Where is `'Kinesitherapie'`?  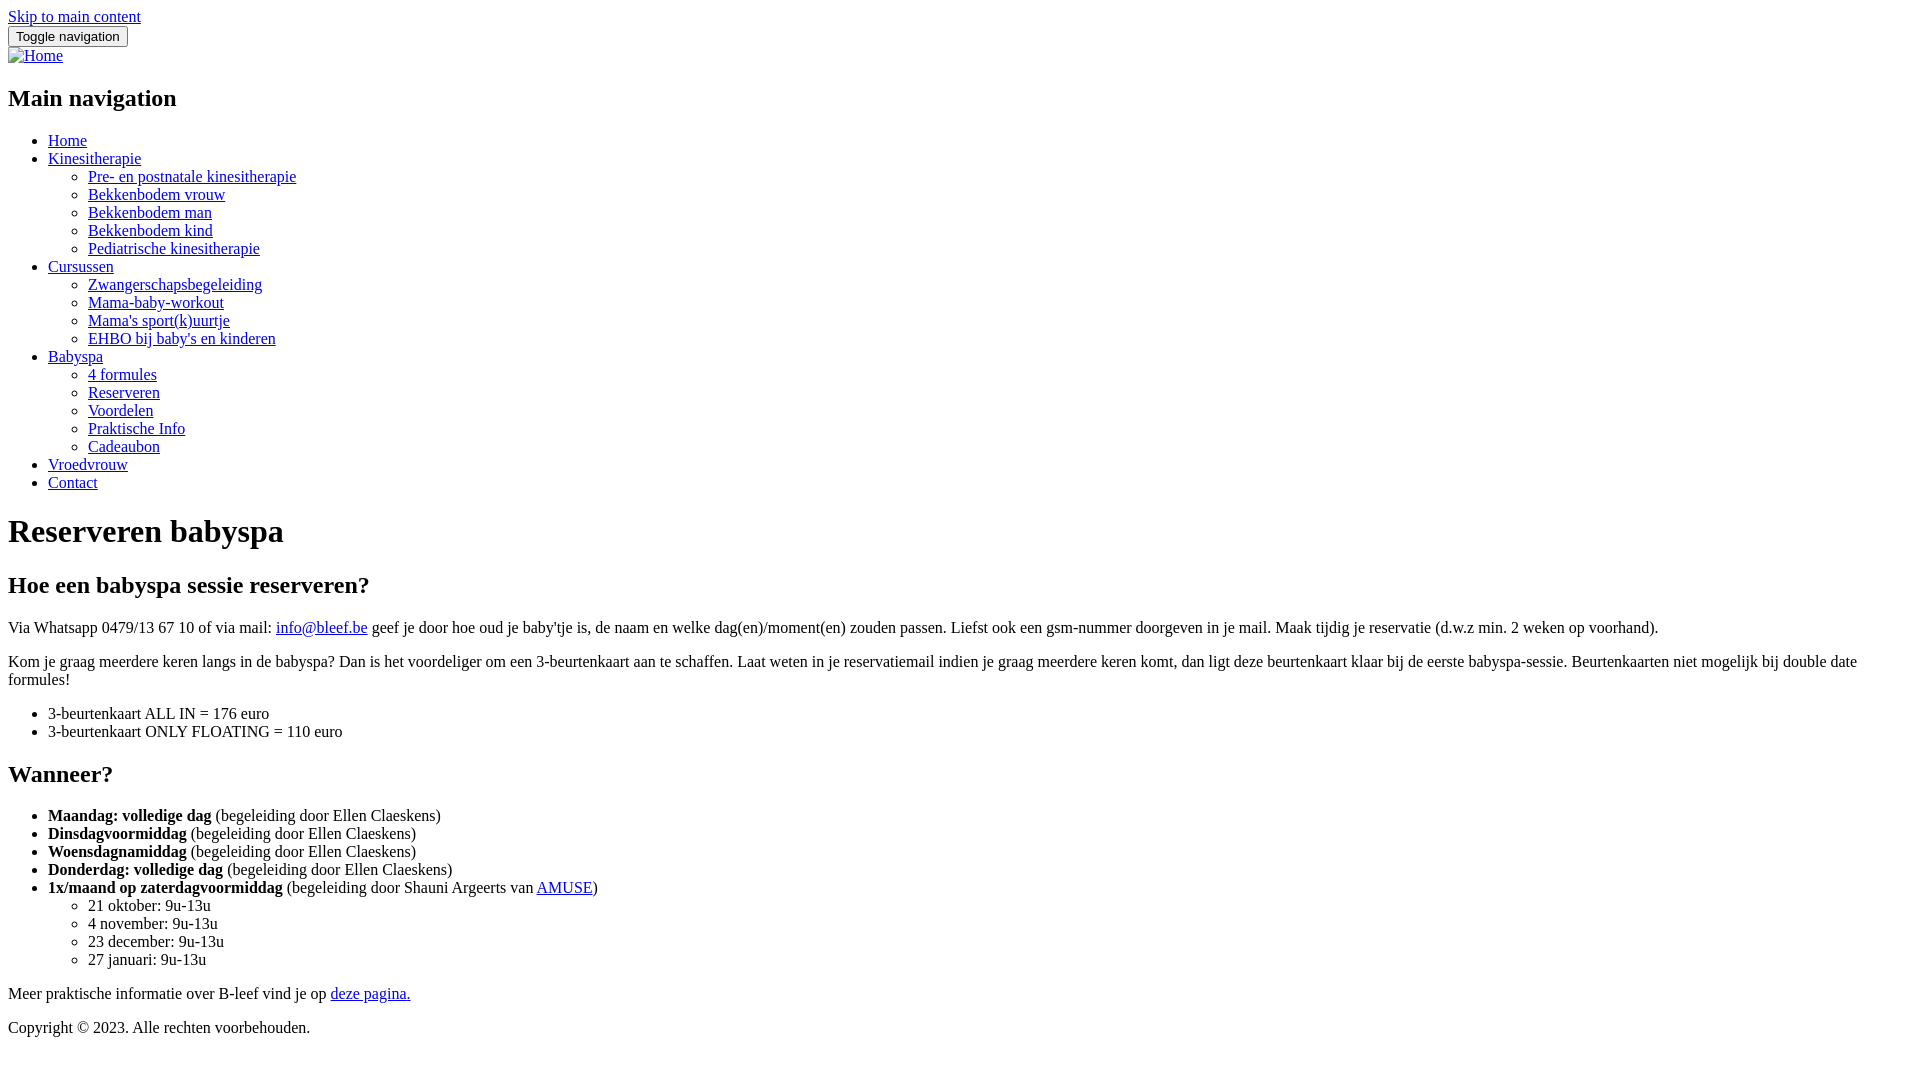 'Kinesitherapie' is located at coordinates (93, 157).